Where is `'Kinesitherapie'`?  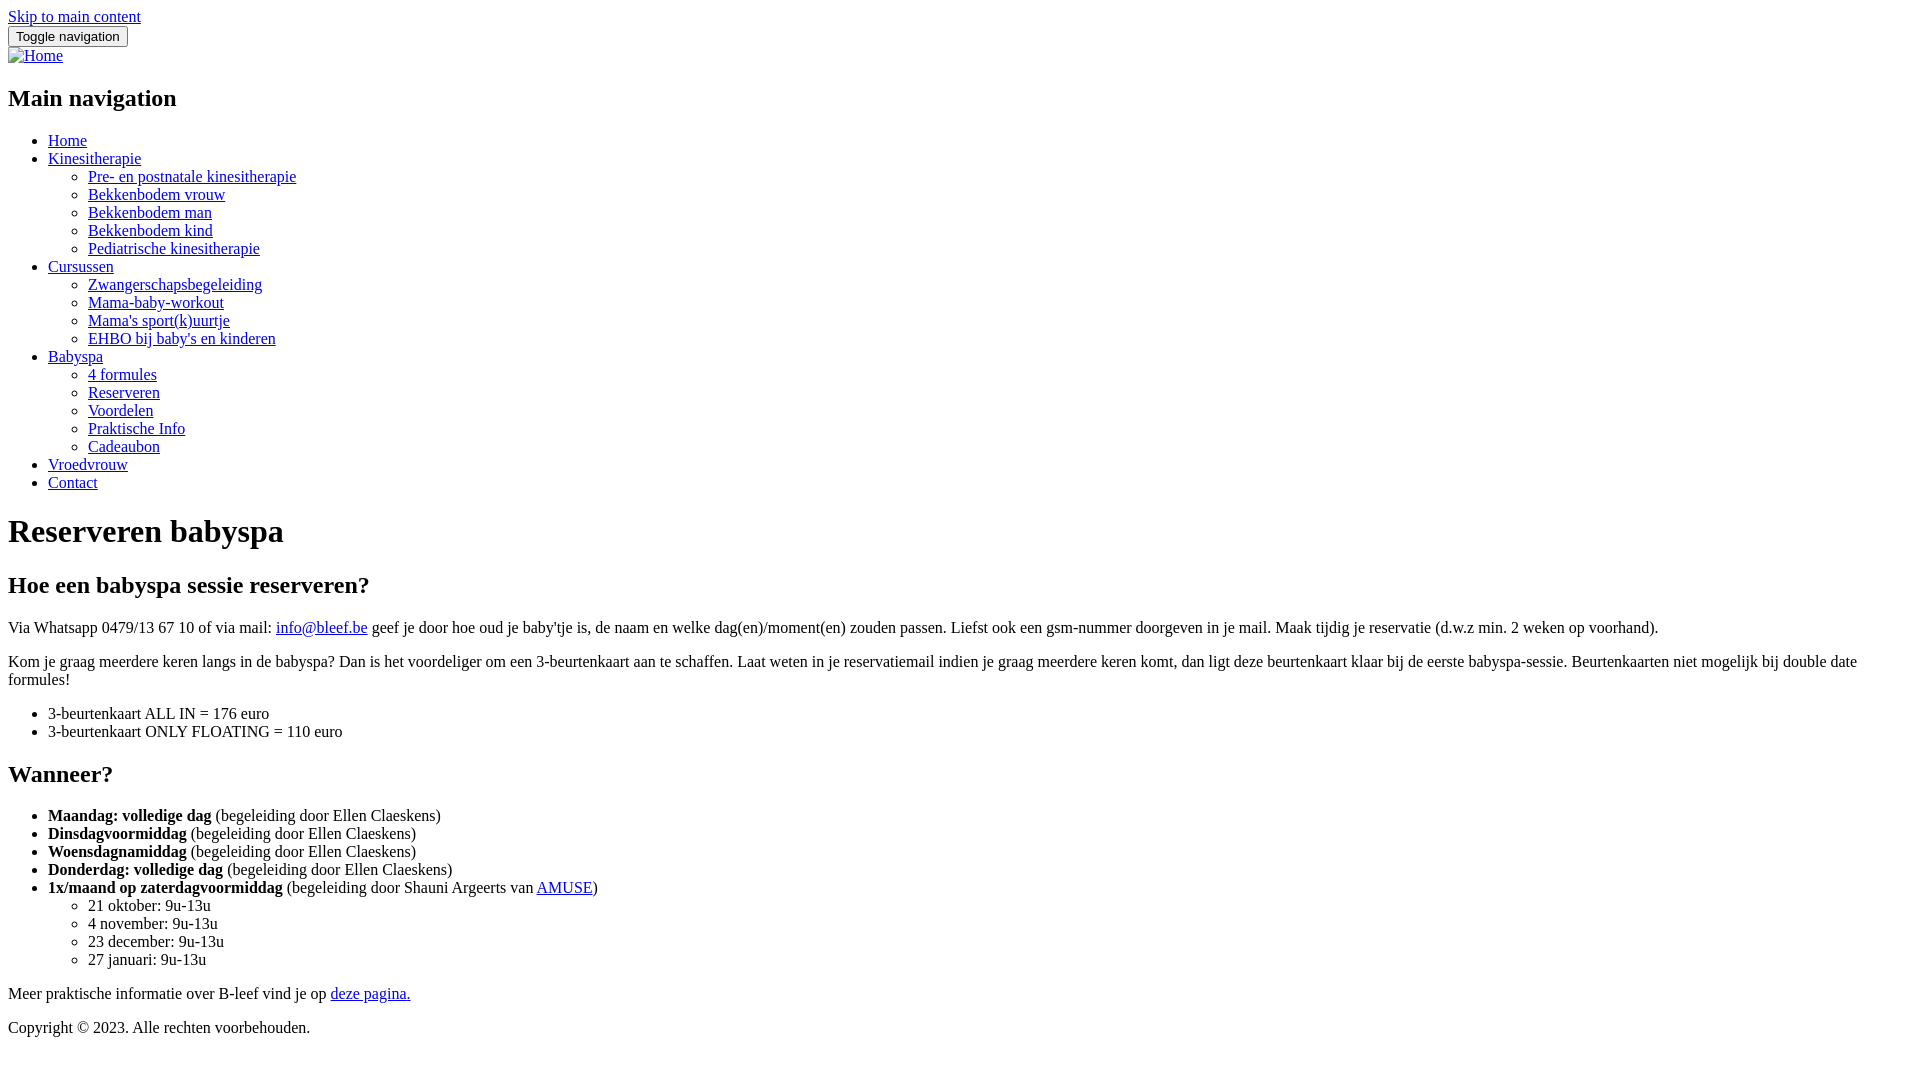 'Kinesitherapie' is located at coordinates (93, 157).